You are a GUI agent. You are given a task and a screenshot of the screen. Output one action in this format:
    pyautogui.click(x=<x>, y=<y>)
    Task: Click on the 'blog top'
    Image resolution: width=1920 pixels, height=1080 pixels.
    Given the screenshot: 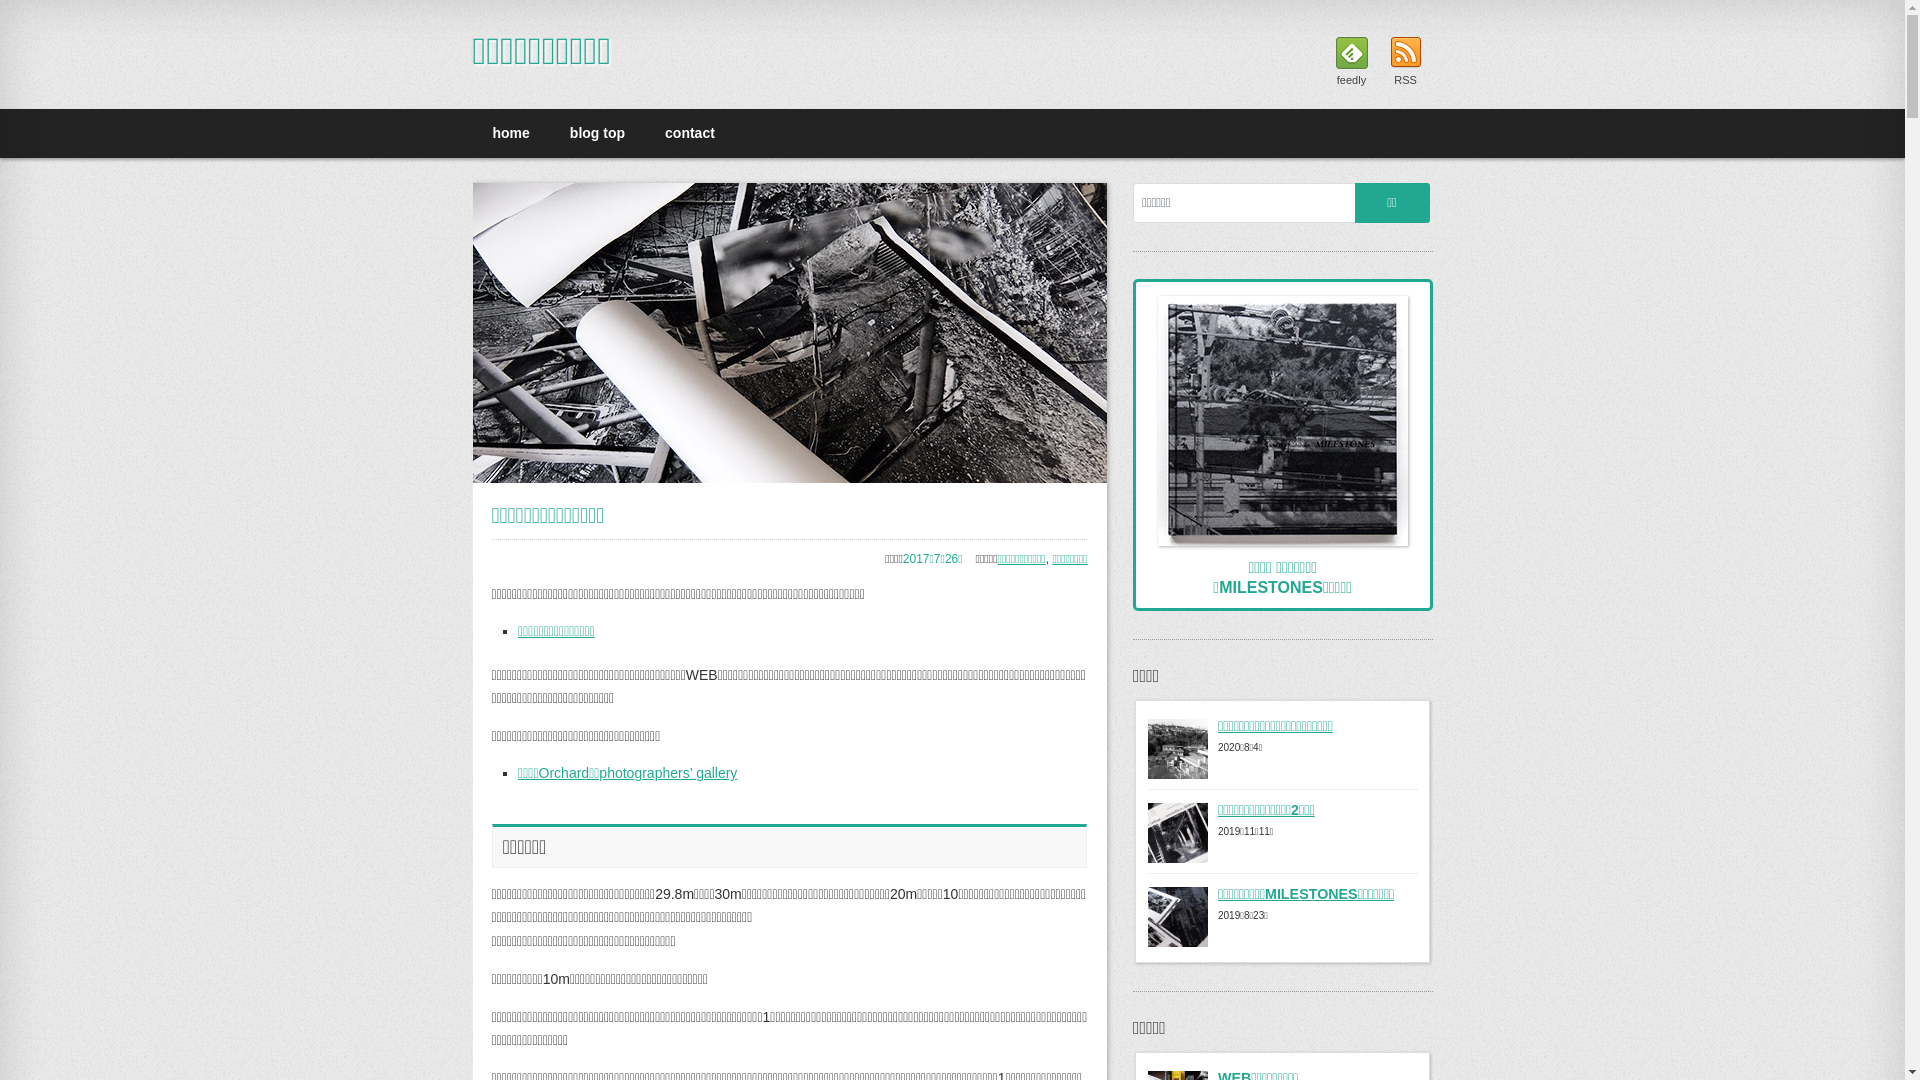 What is the action you would take?
    pyautogui.click(x=596, y=132)
    